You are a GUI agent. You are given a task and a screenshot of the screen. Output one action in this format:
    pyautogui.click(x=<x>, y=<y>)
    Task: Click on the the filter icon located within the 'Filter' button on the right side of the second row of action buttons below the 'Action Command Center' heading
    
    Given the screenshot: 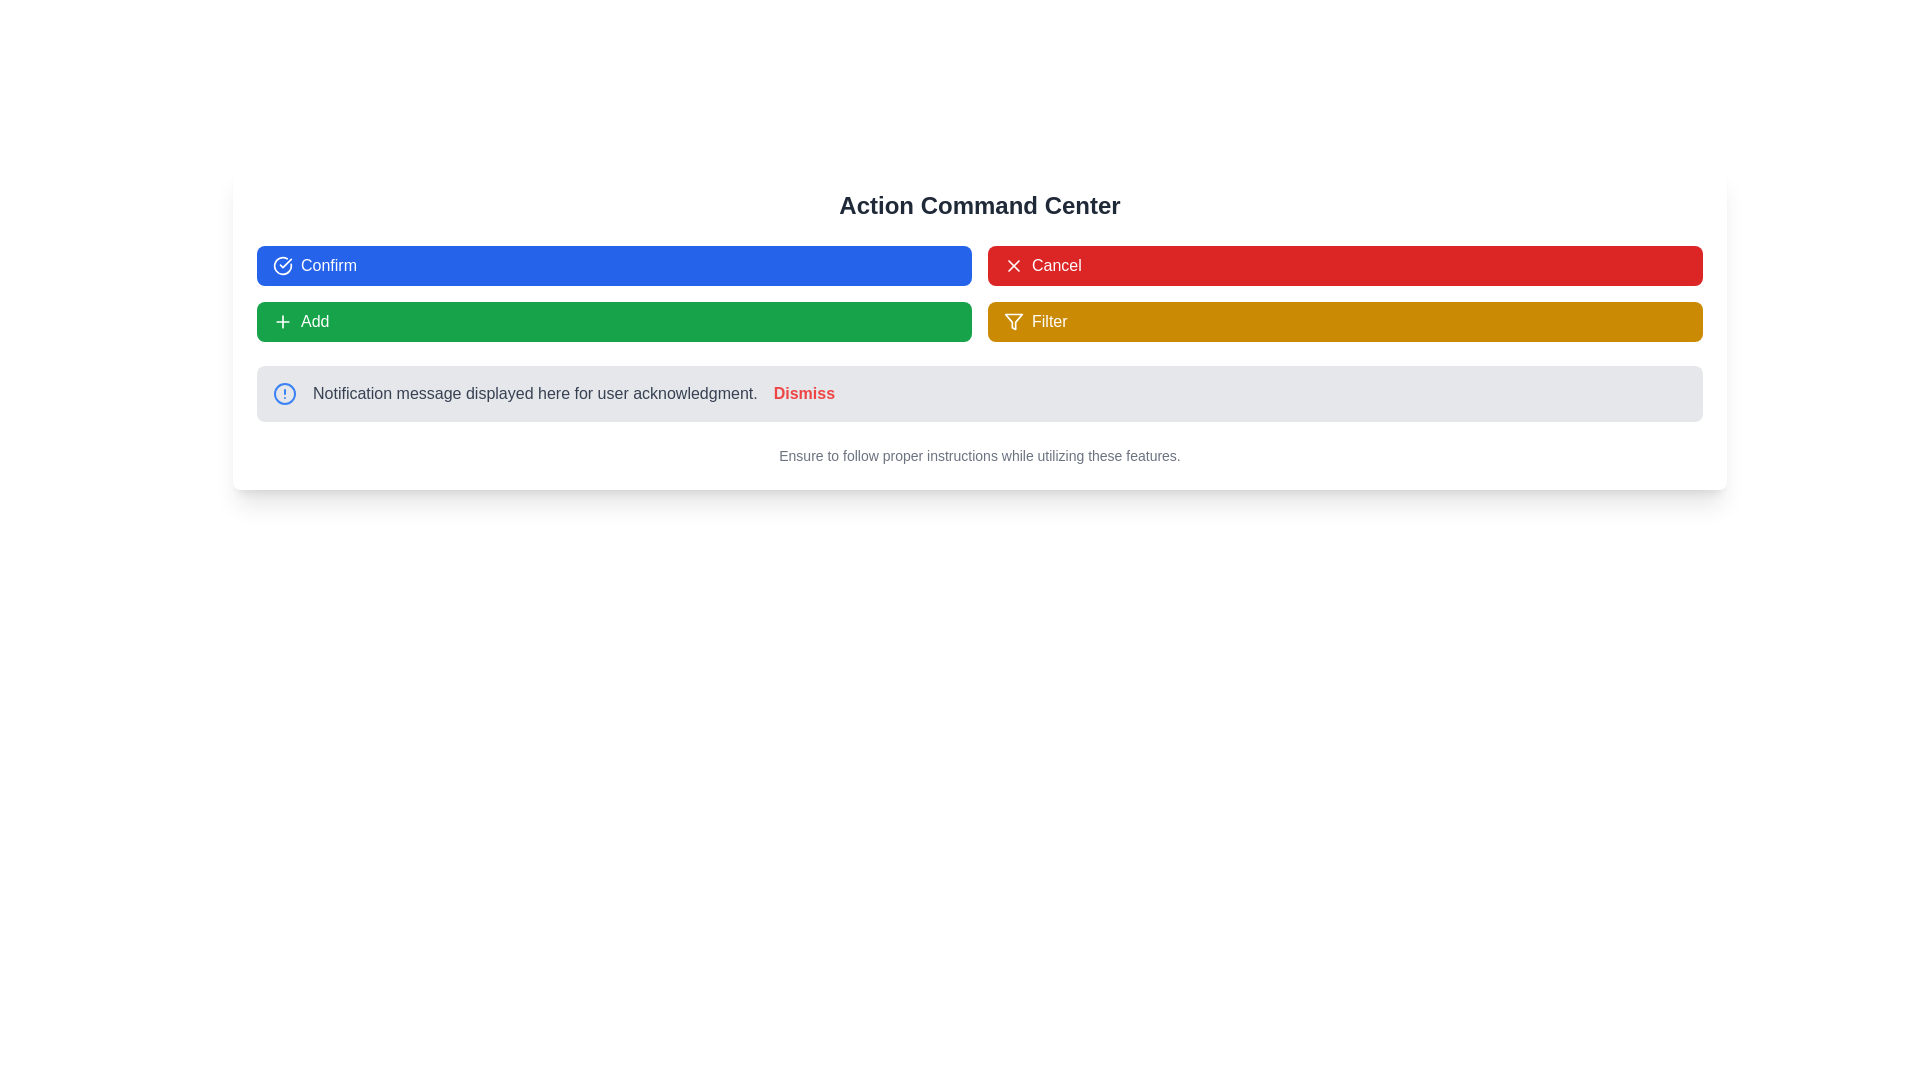 What is the action you would take?
    pyautogui.click(x=1013, y=320)
    